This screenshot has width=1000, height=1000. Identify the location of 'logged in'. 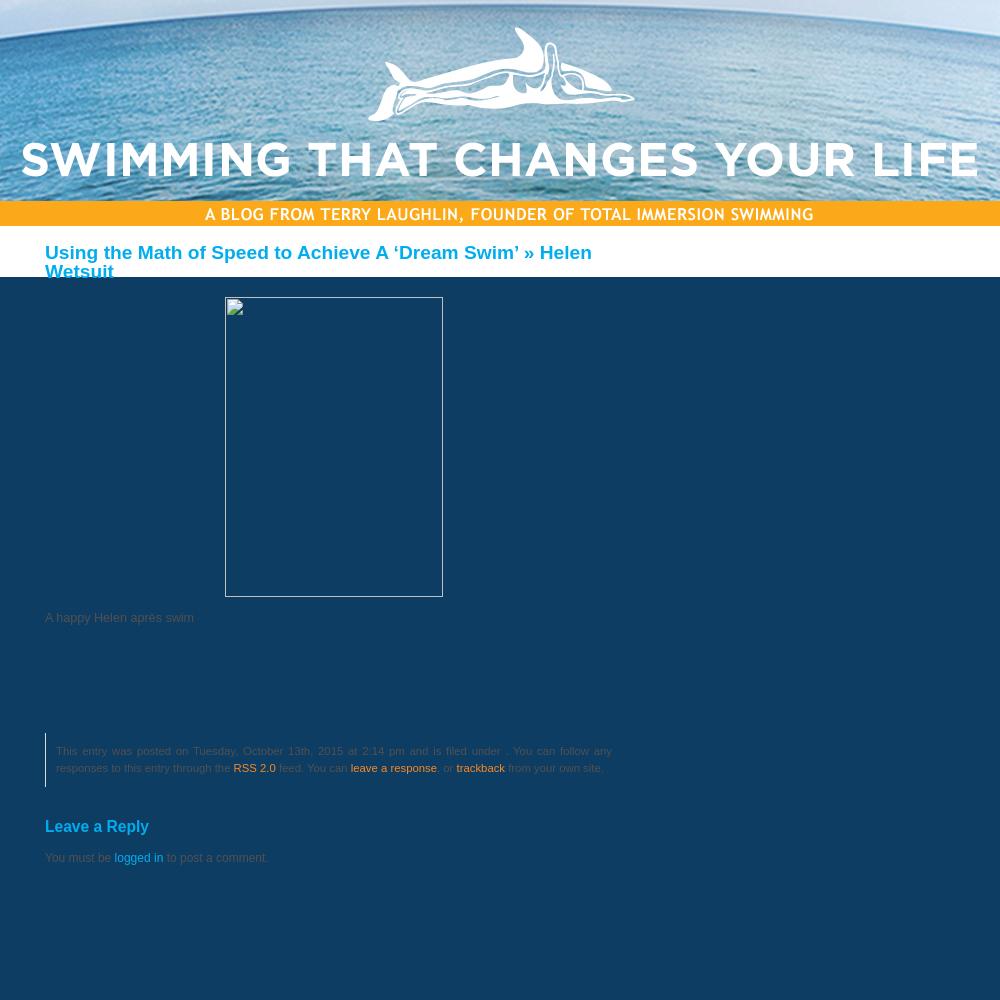
(113, 856).